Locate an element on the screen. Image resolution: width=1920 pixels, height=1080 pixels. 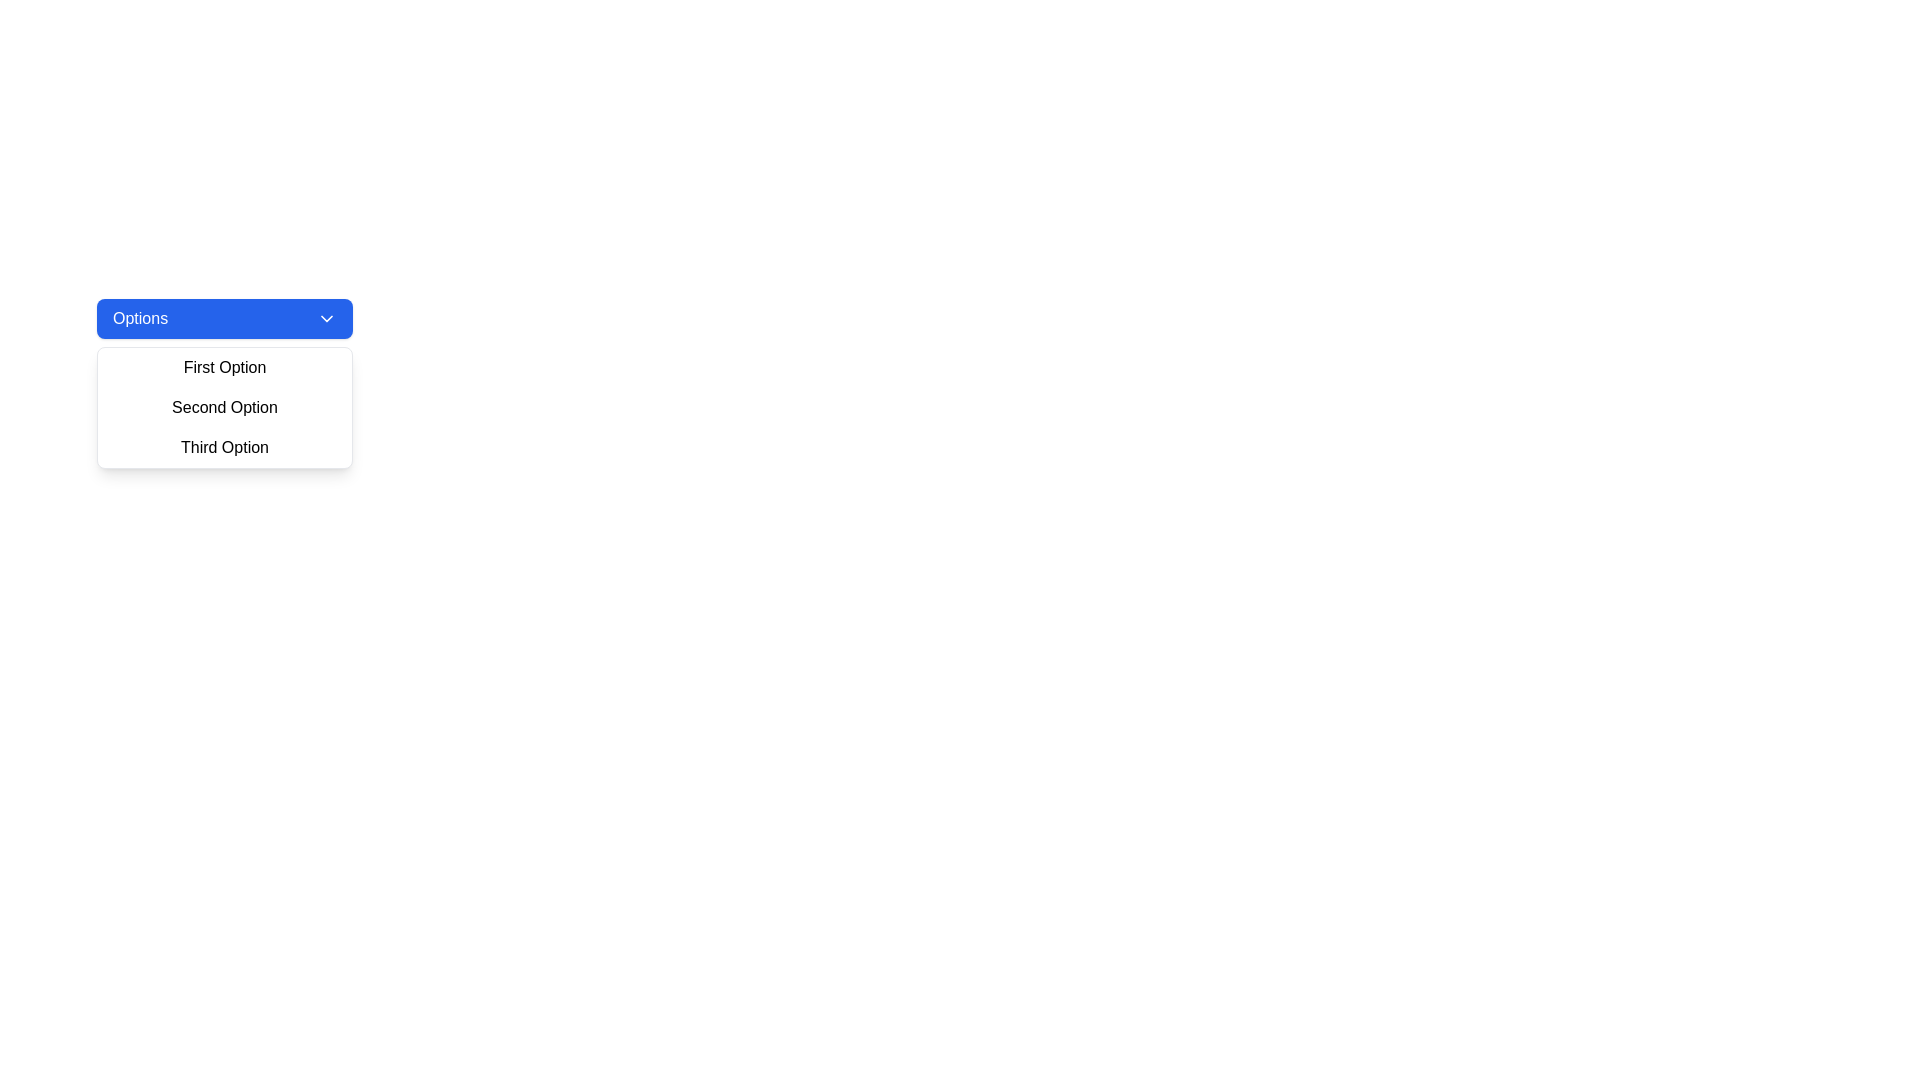
the first option in the dropdown menu labeled 'First Option' is located at coordinates (225, 367).